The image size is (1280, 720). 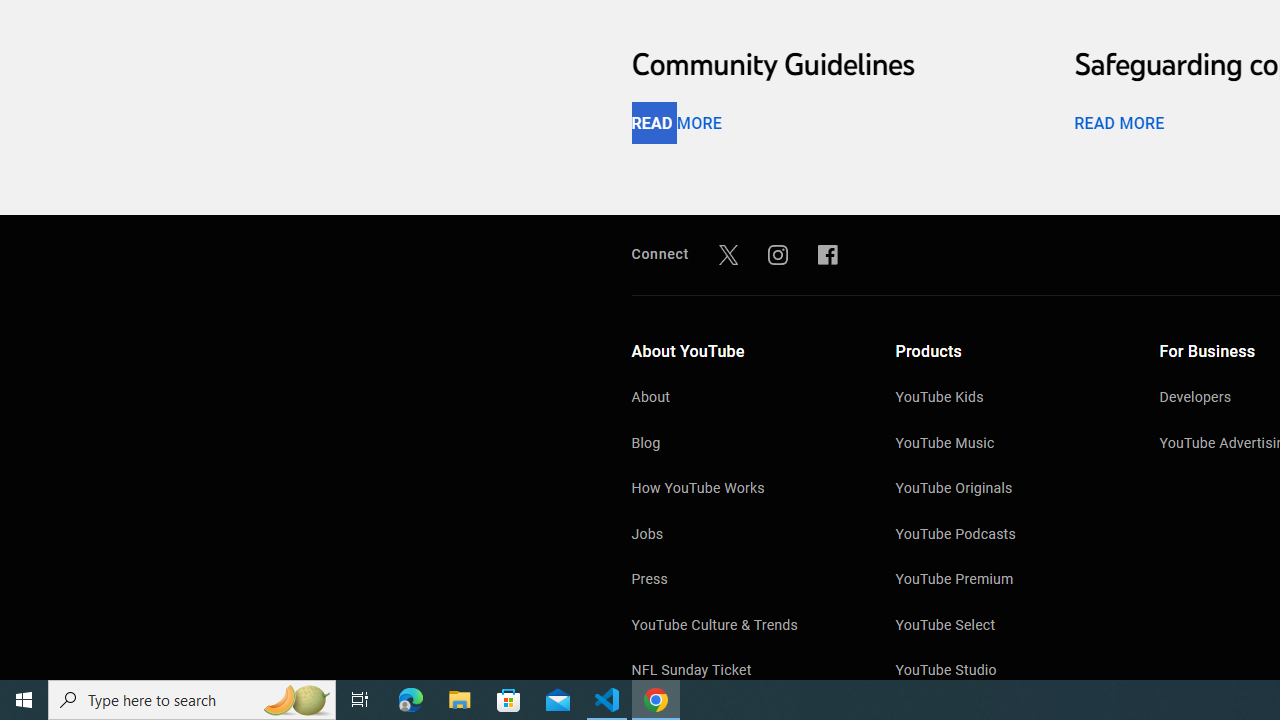 What do you see at coordinates (828, 253) in the screenshot?
I see `'Facebook'` at bounding box center [828, 253].